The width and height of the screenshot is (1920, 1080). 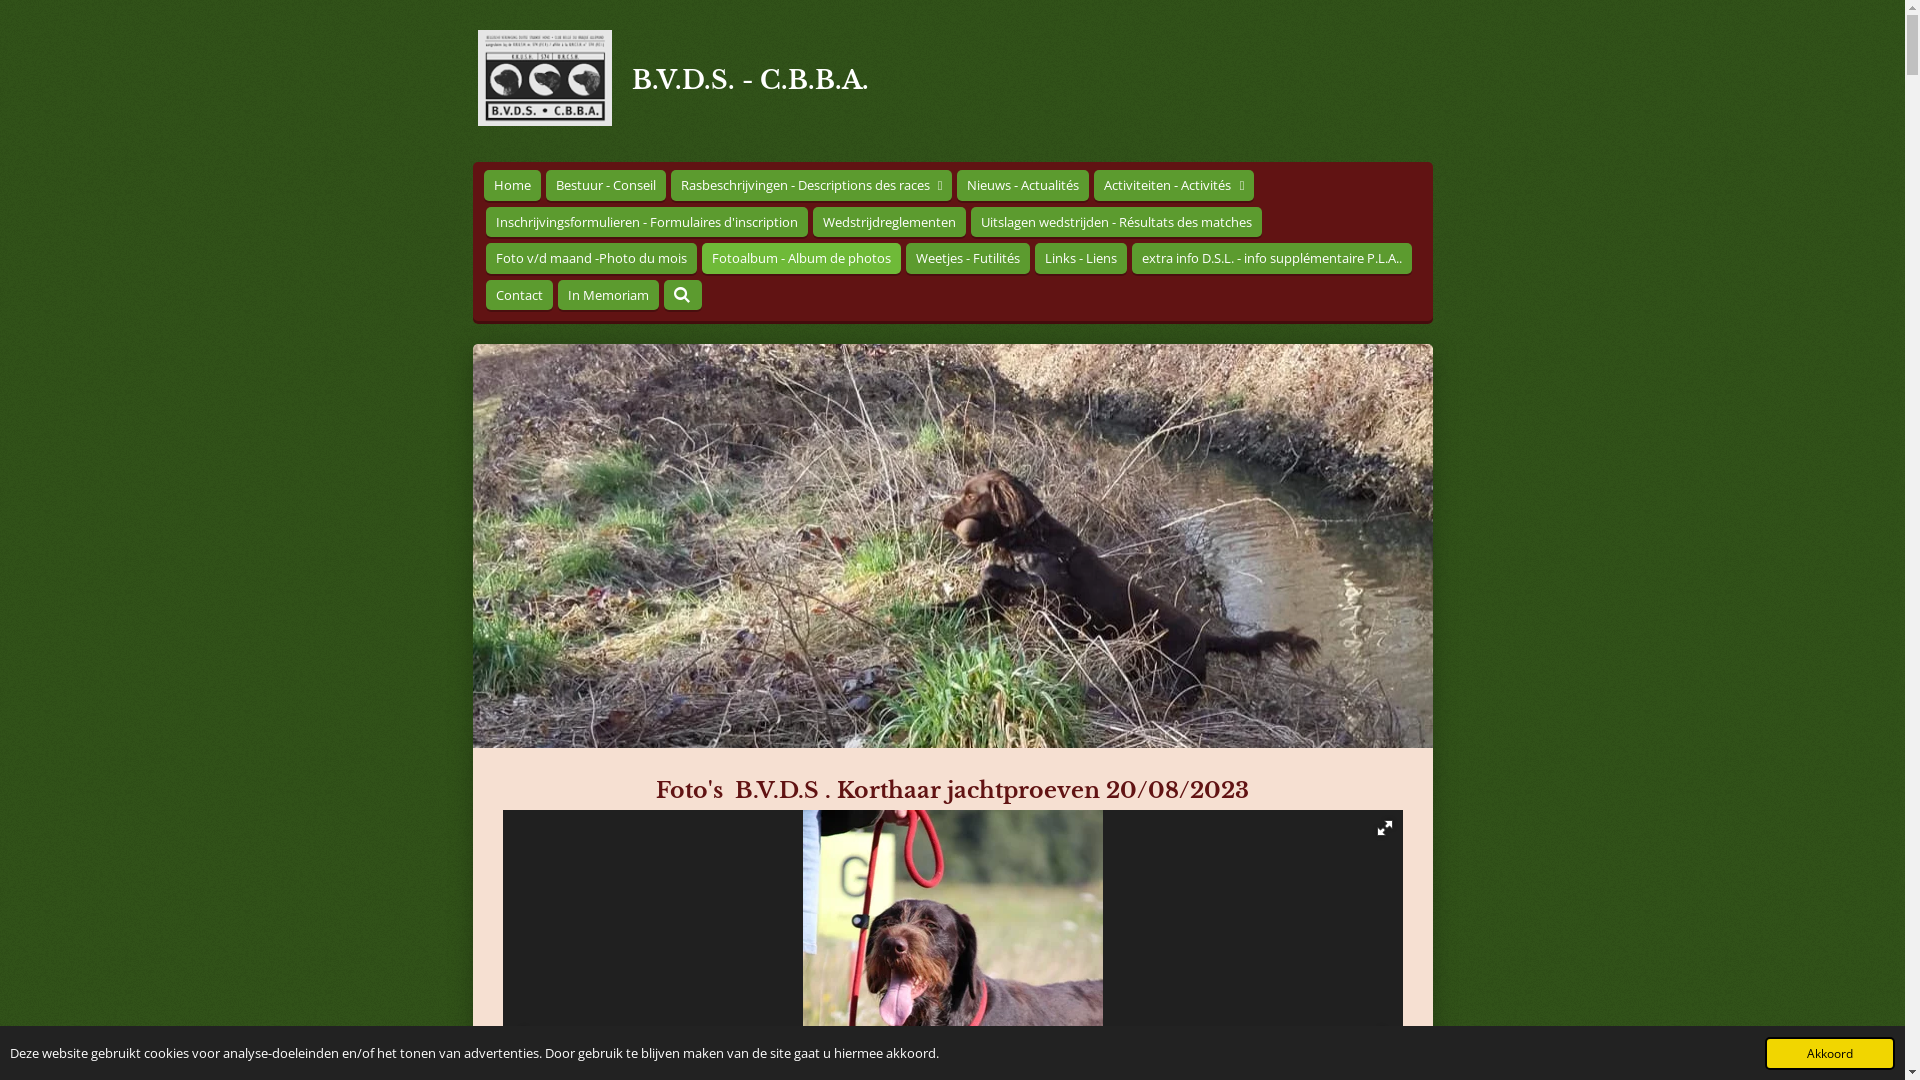 What do you see at coordinates (663, 295) in the screenshot?
I see `'Zoeken'` at bounding box center [663, 295].